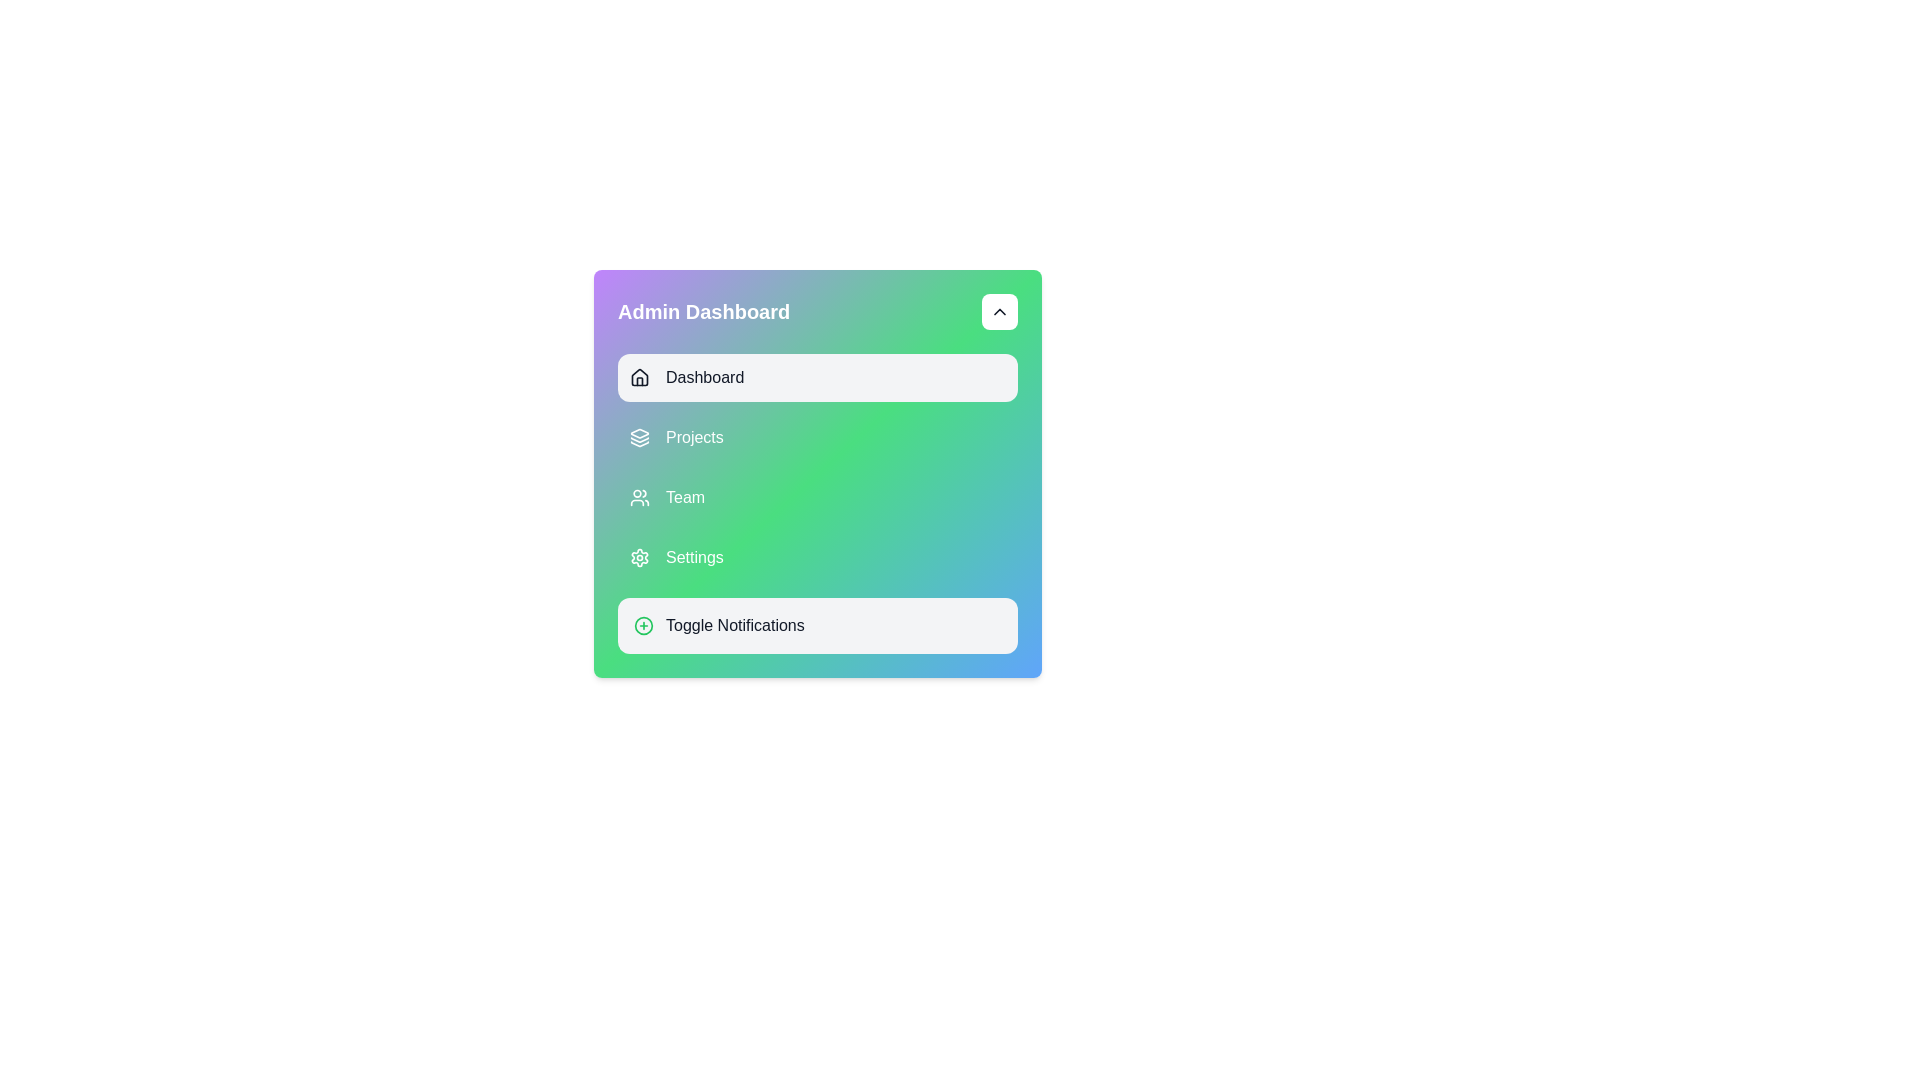  What do you see at coordinates (638, 496) in the screenshot?
I see `the SVG Icon representing a group of users, which is positioned to the left of the text 'Team' in the side navigation menu` at bounding box center [638, 496].